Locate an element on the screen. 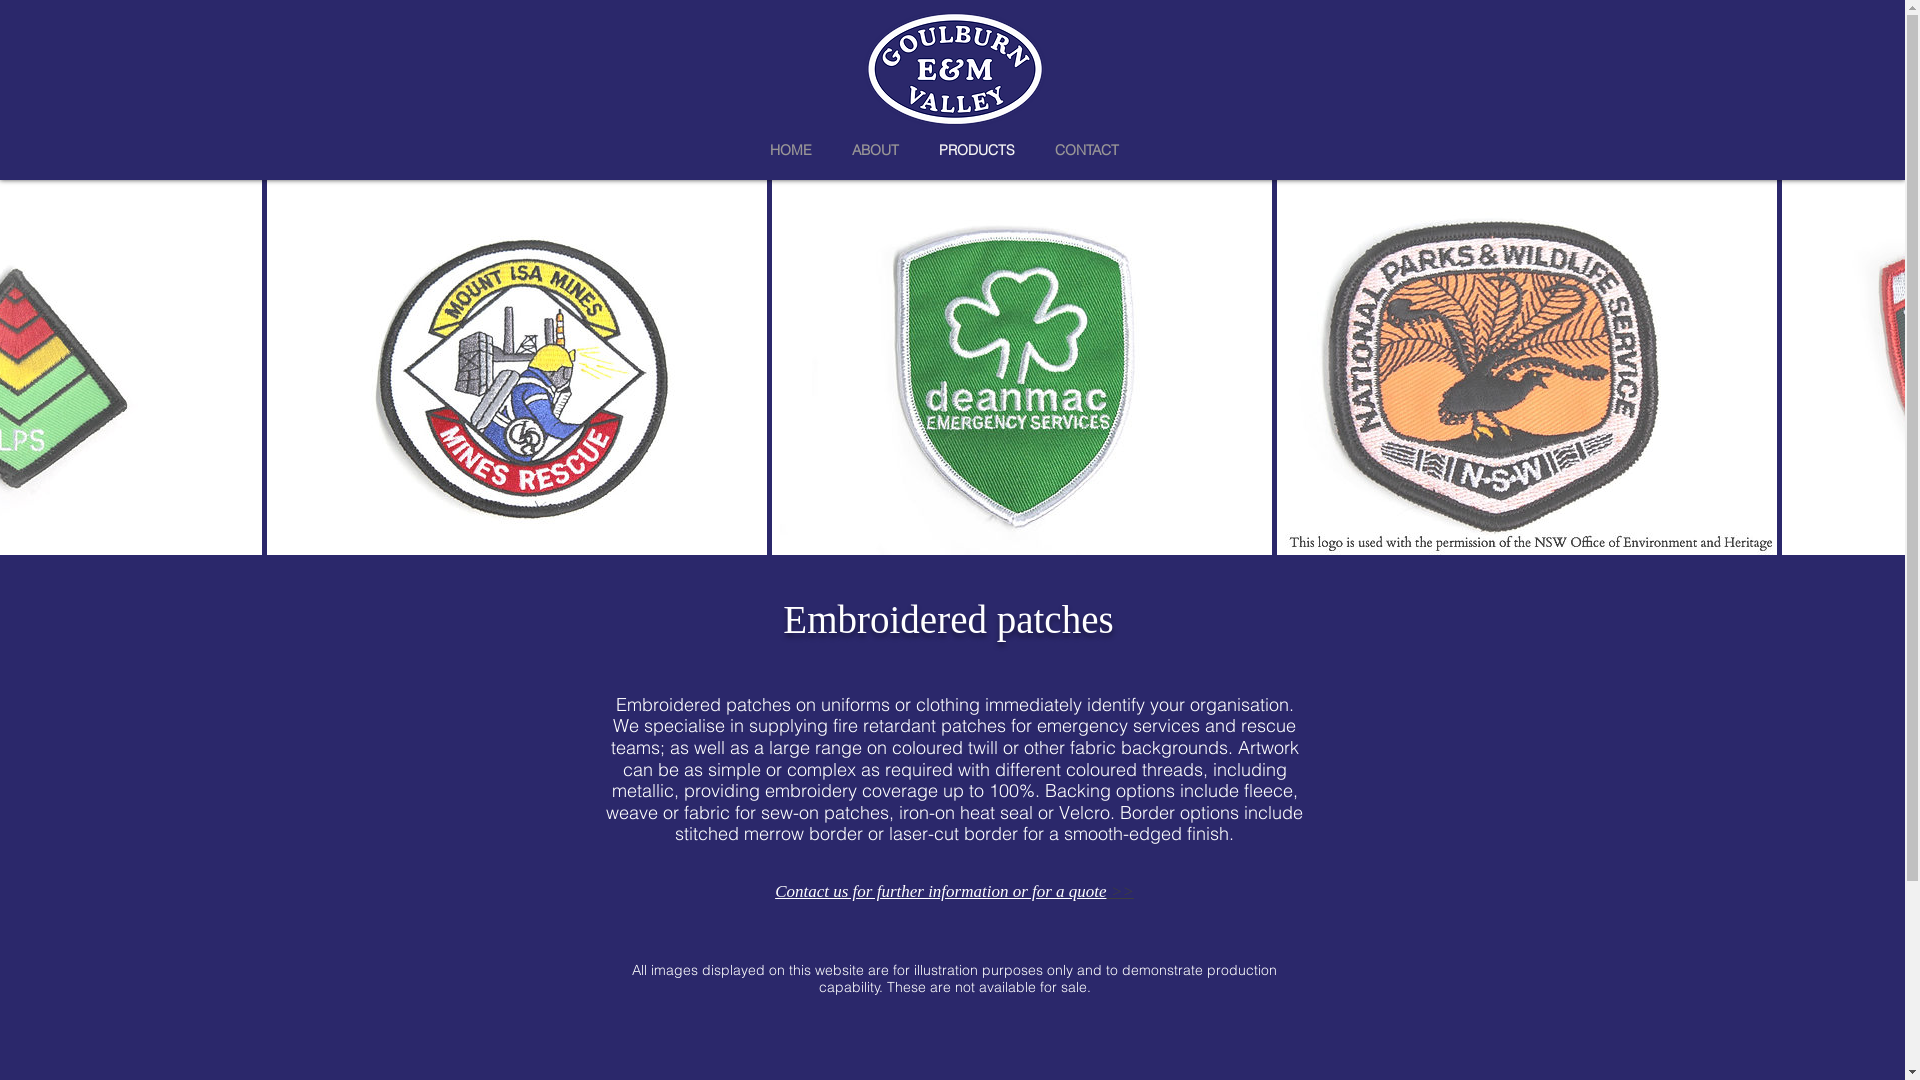  'Contact us for further information or for a quote >>' is located at coordinates (953, 890).